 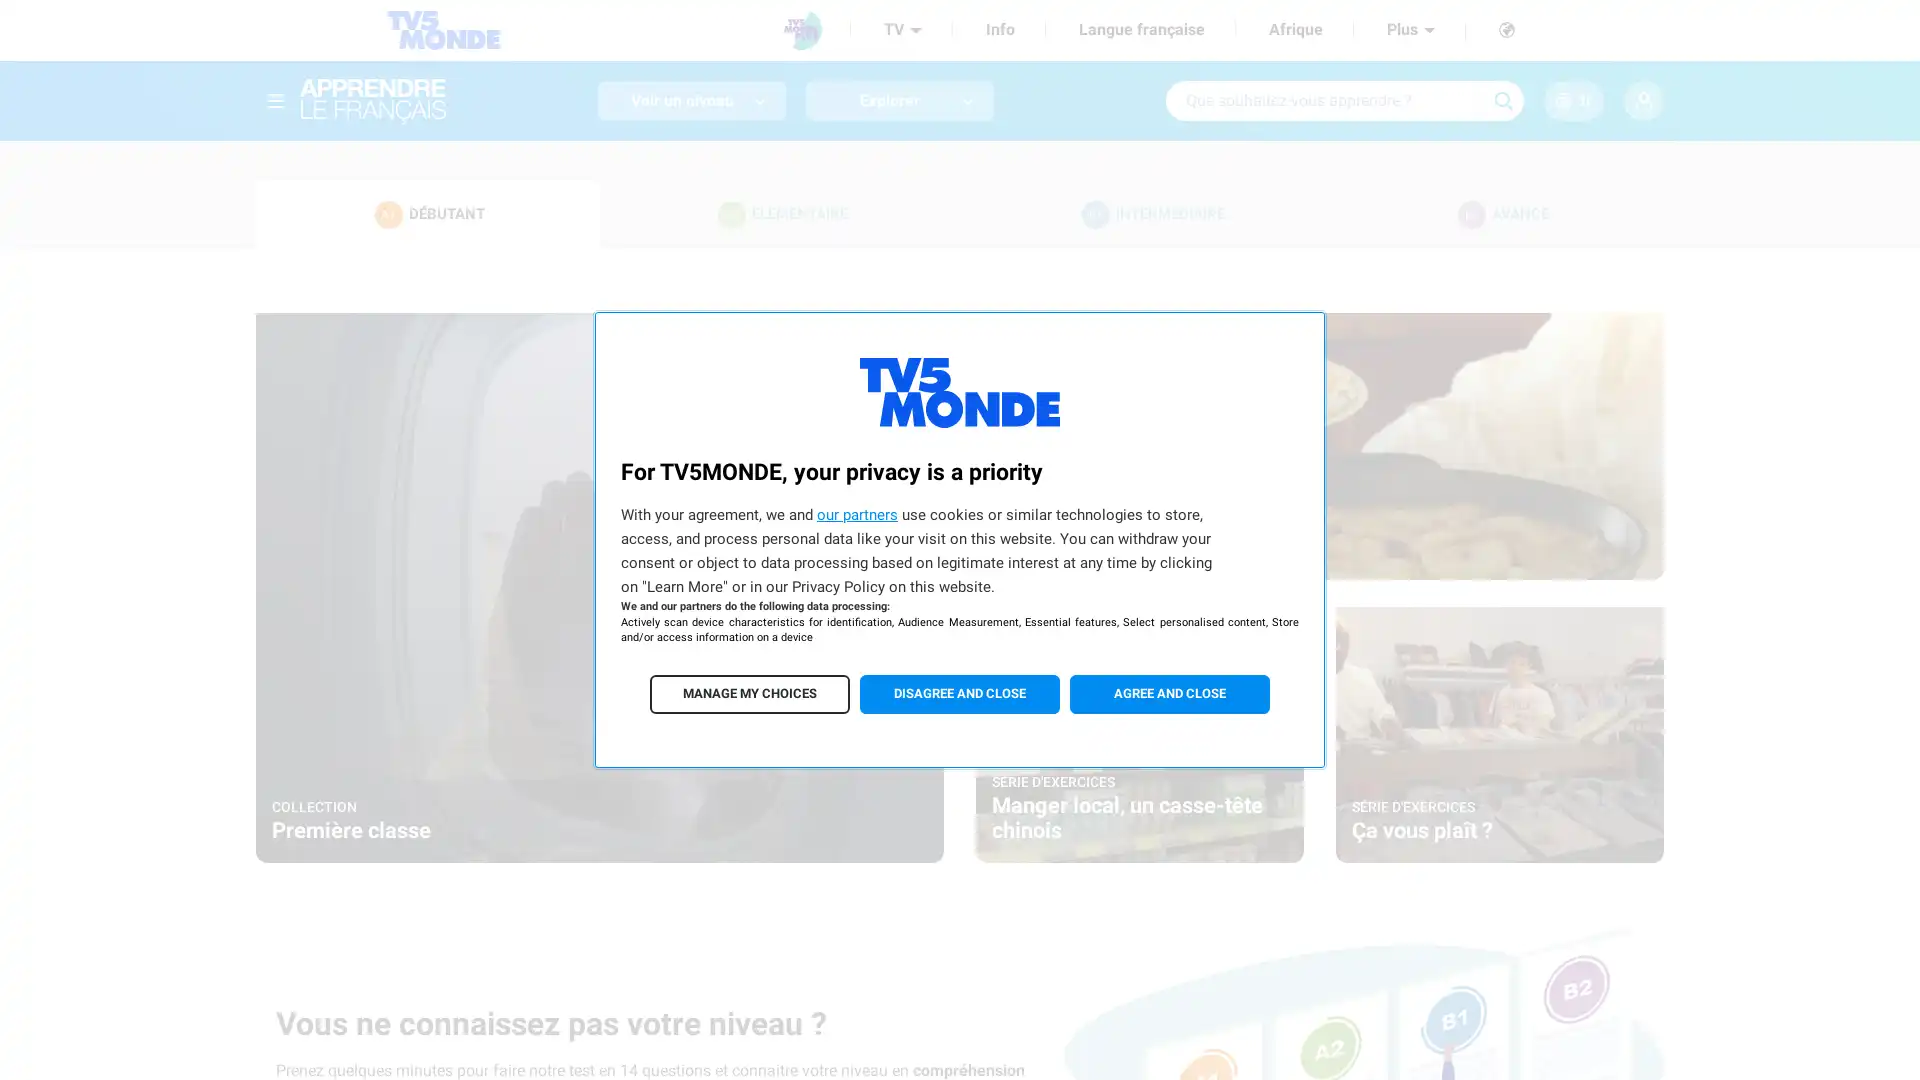 What do you see at coordinates (748, 693) in the screenshot?
I see `Configure your consents` at bounding box center [748, 693].